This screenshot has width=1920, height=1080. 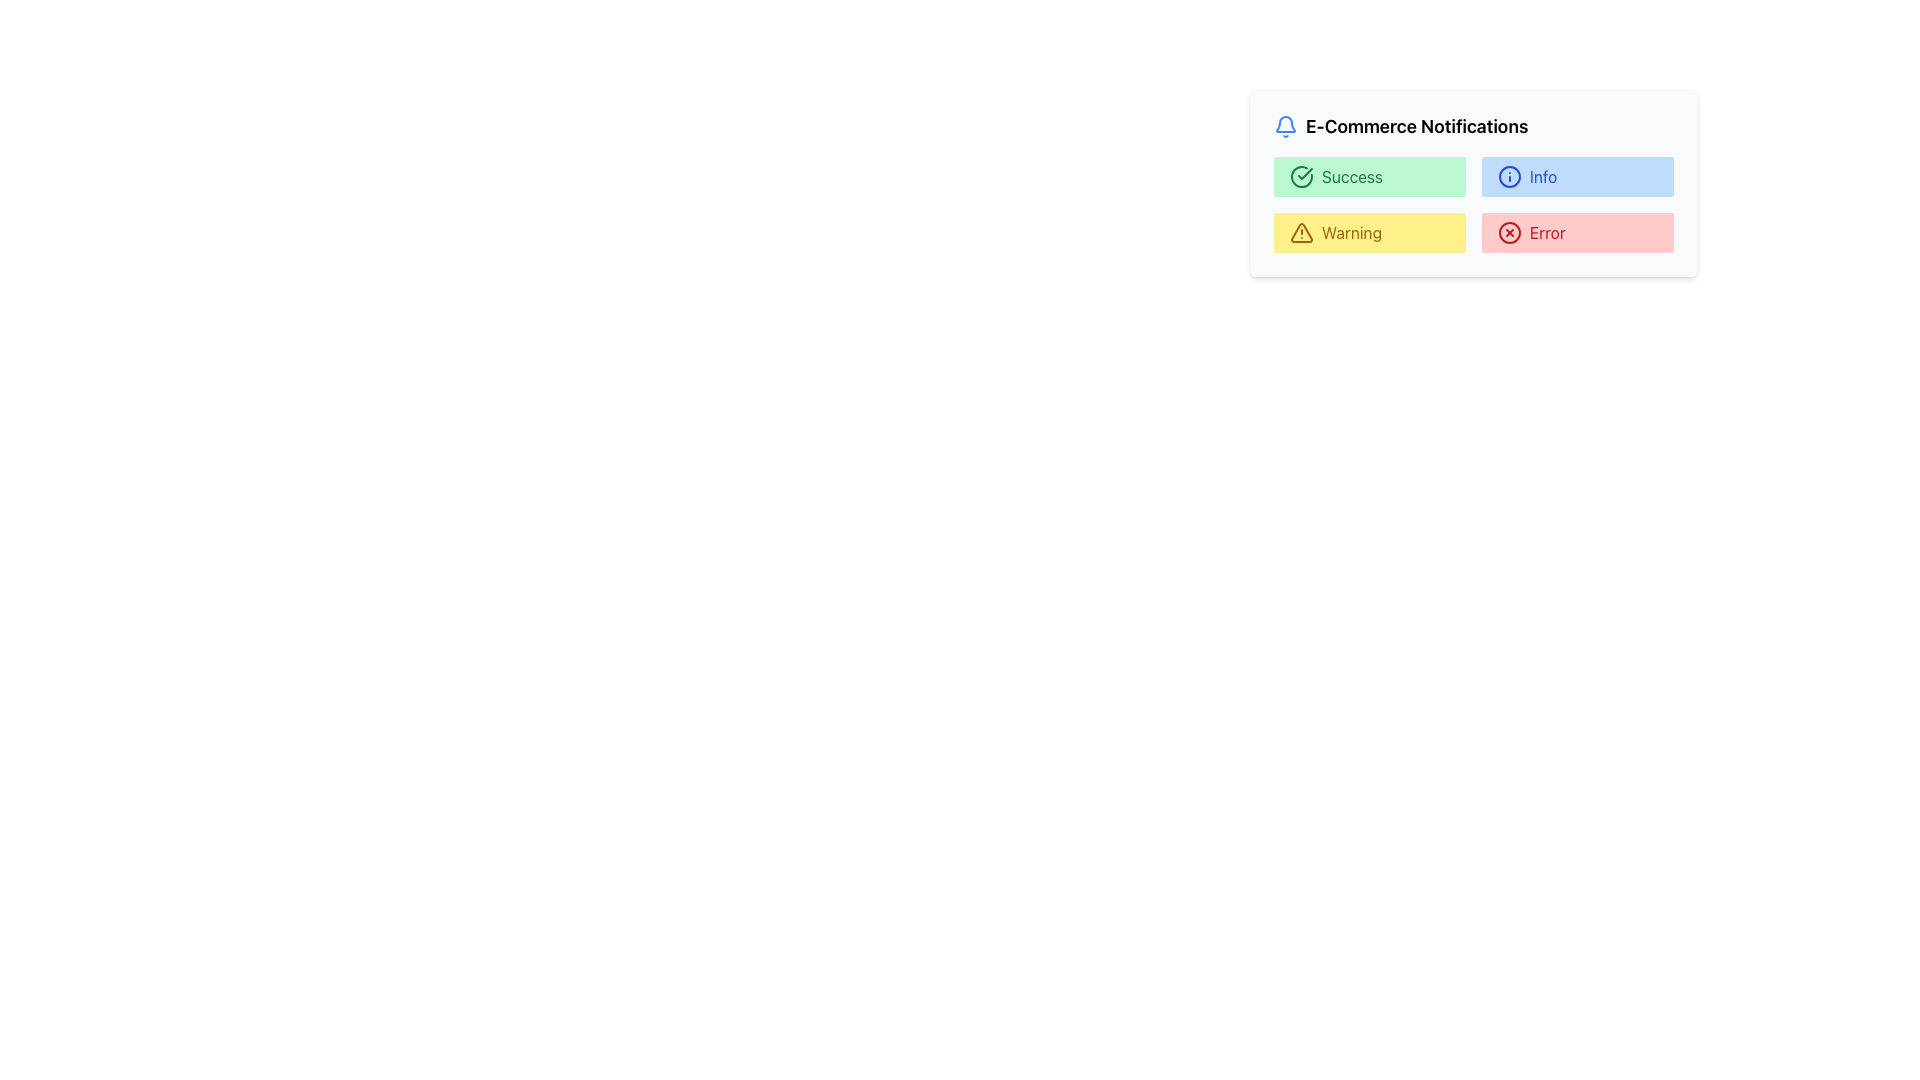 I want to click on the 'Info' text label displayed in blue, which is located inside a light blue rectangular area, and is part of the clickable button labeled 'Info', positioned to the right of the green 'Success' button, so click(x=1542, y=176).